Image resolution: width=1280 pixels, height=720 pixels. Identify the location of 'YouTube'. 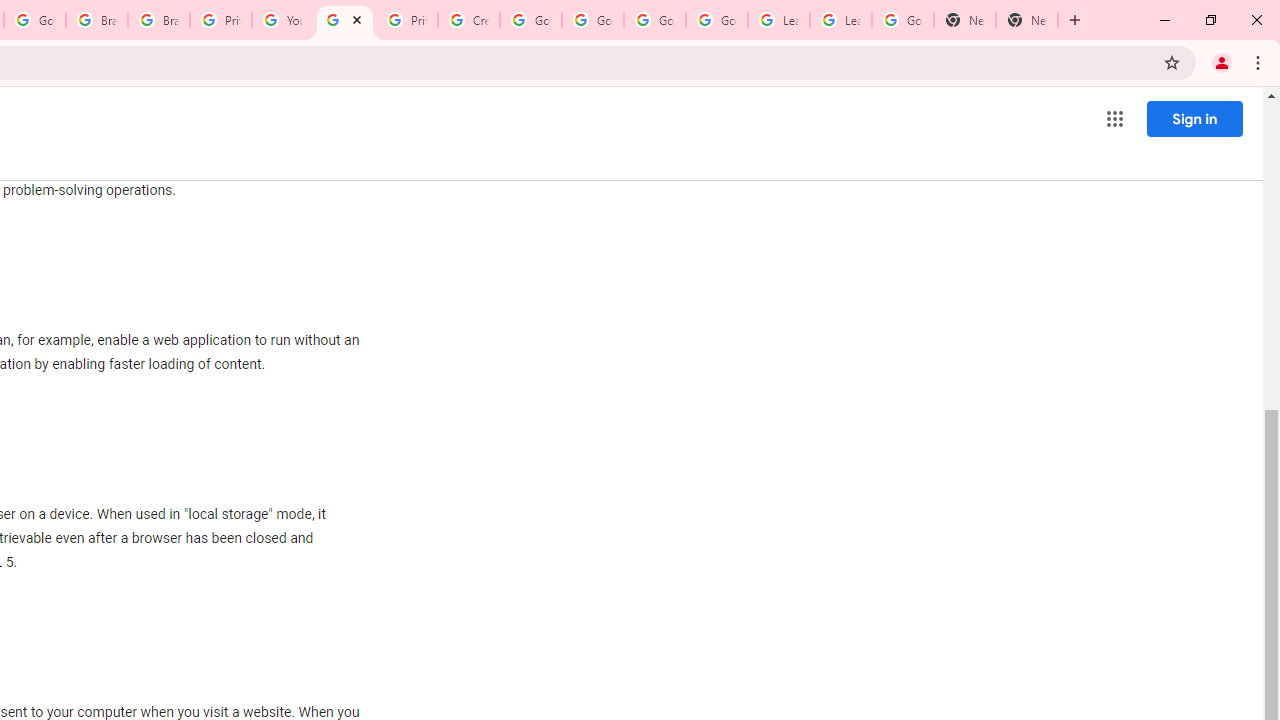
(281, 20).